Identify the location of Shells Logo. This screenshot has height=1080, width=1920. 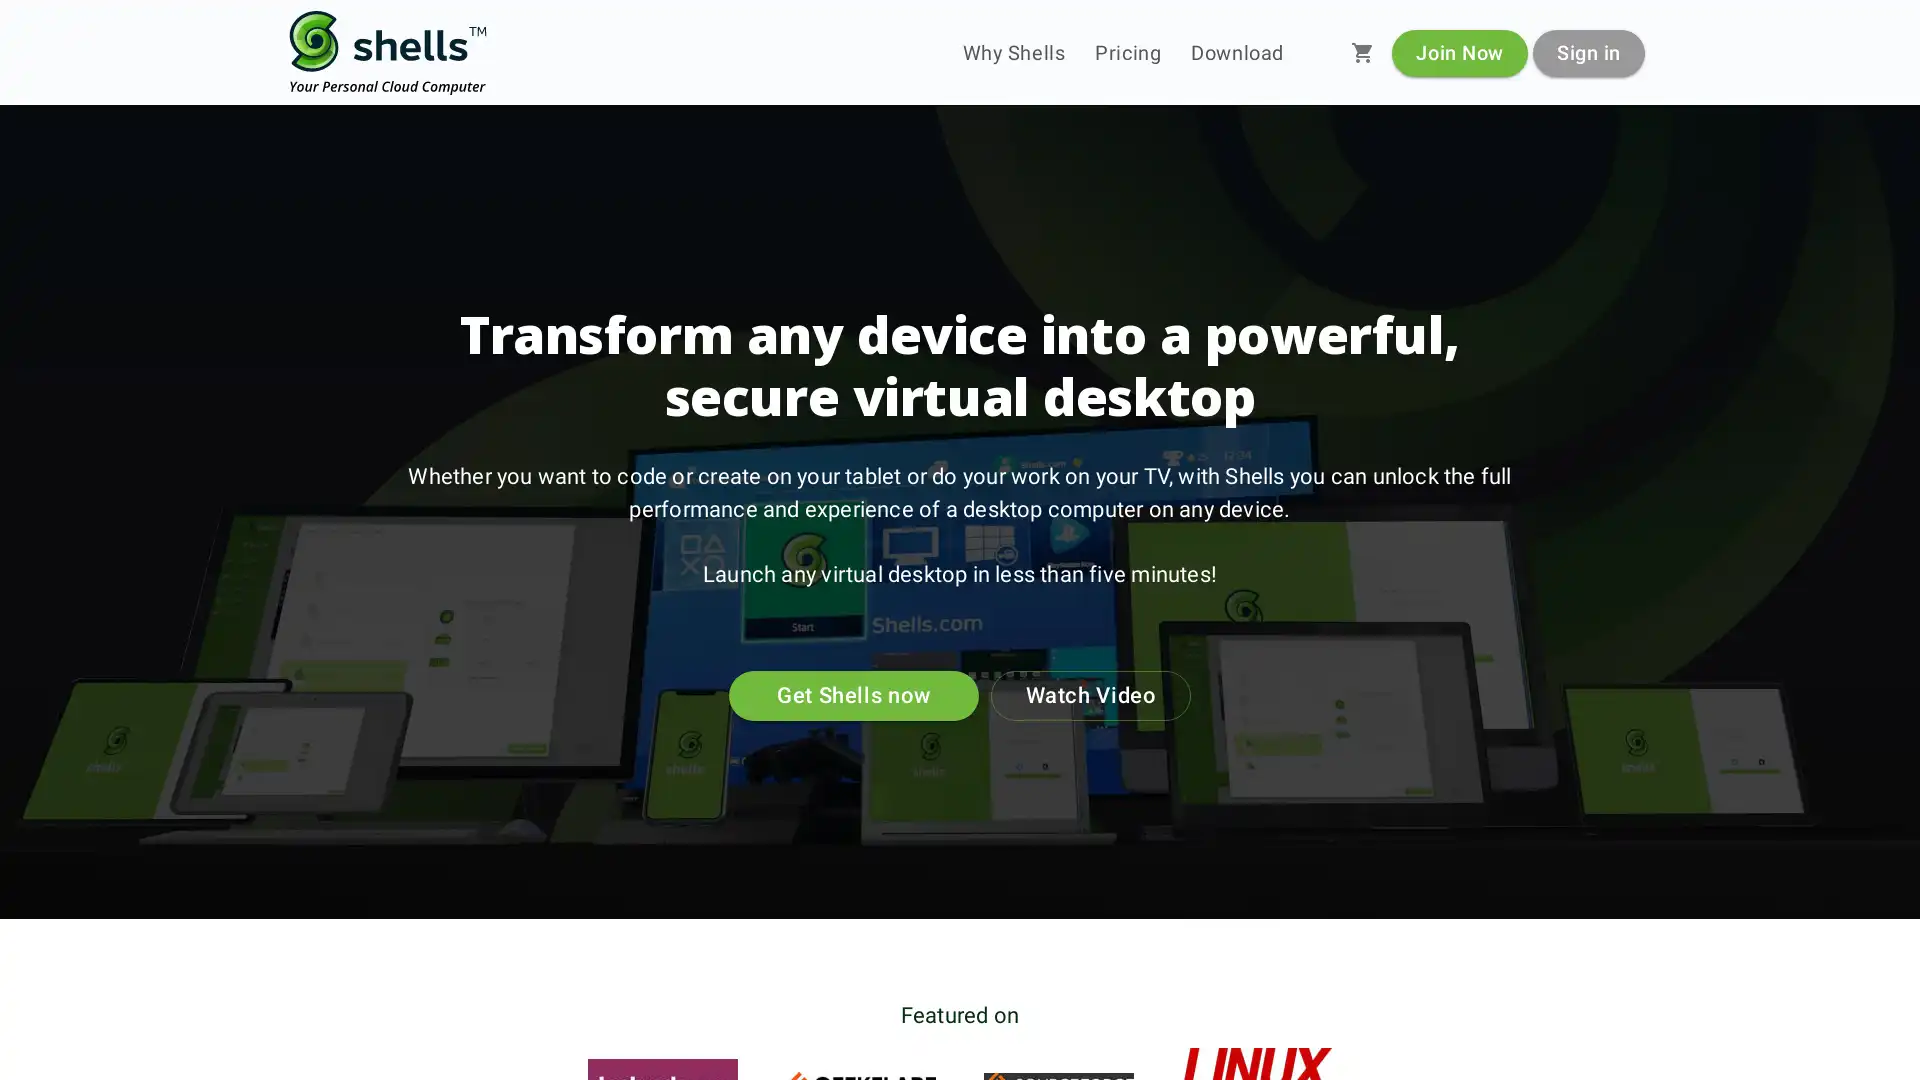
(388, 52).